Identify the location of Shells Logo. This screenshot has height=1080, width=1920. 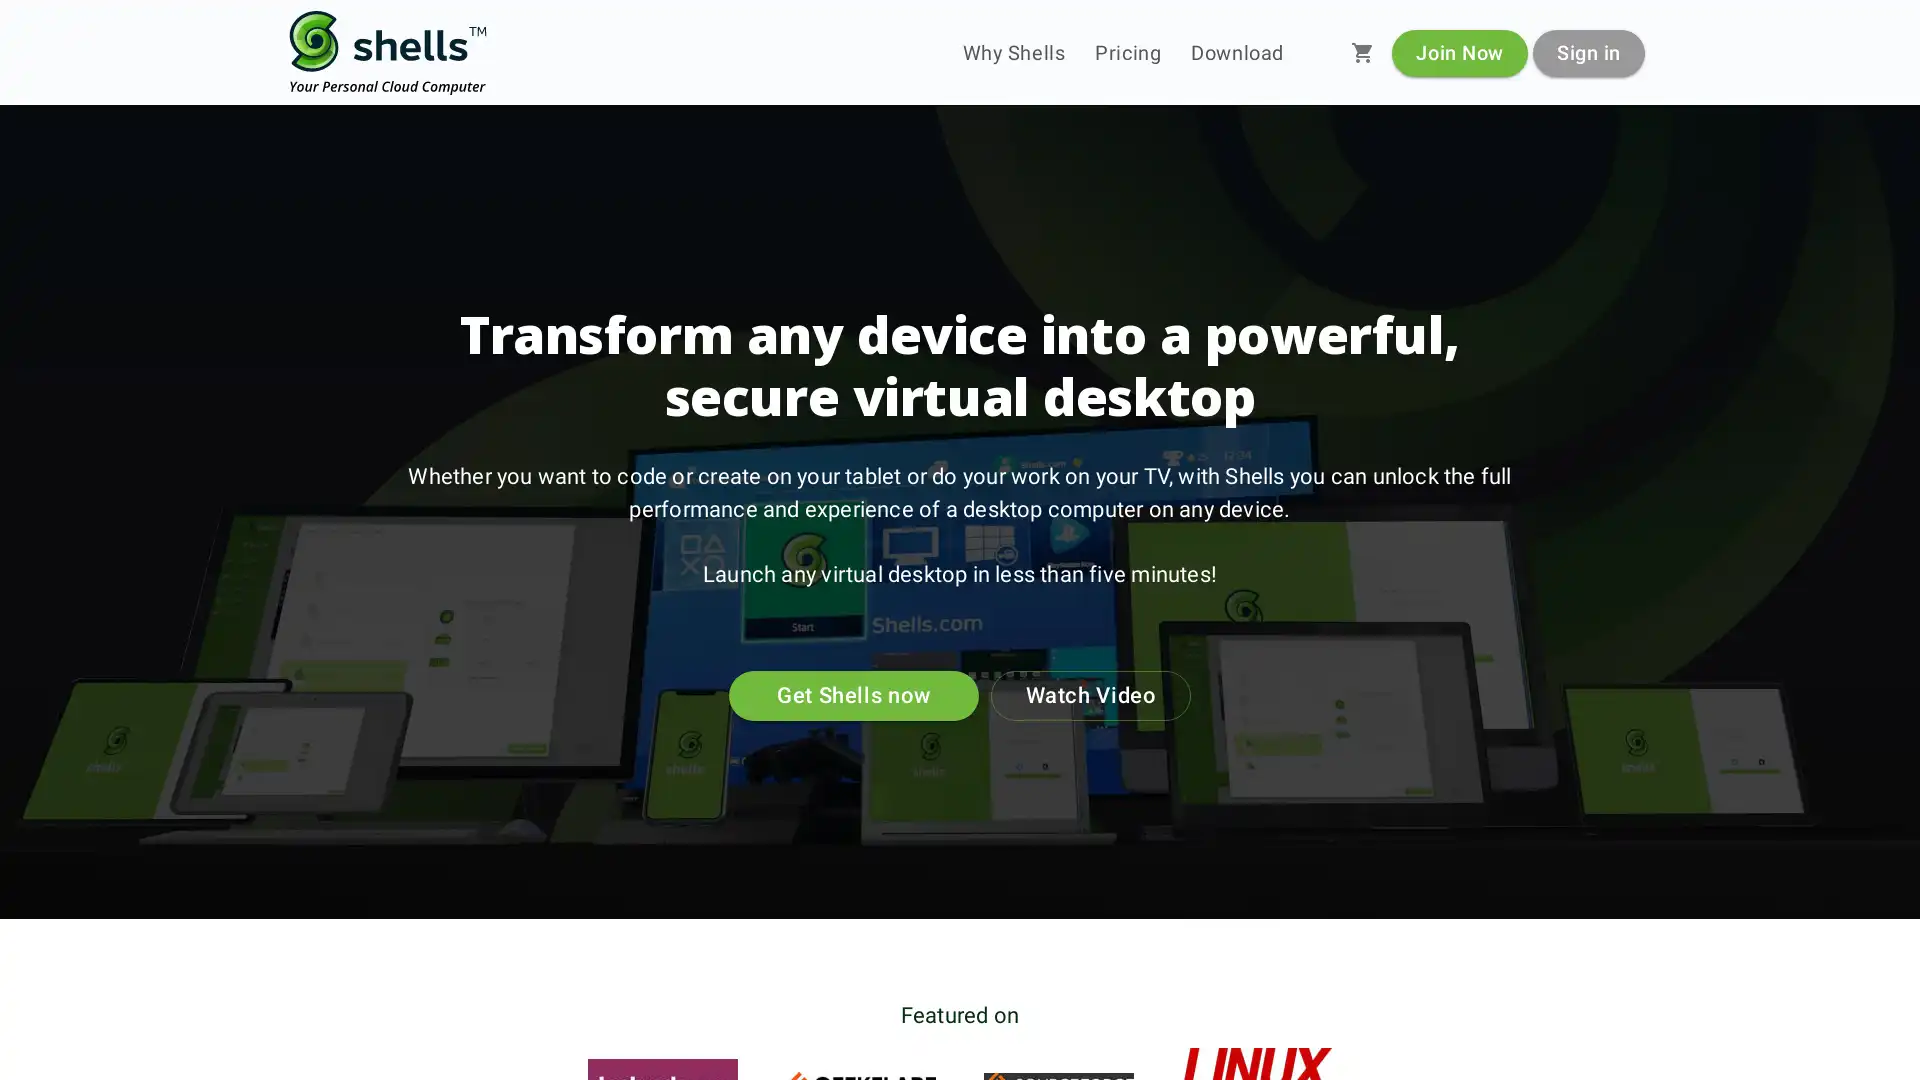
(388, 52).